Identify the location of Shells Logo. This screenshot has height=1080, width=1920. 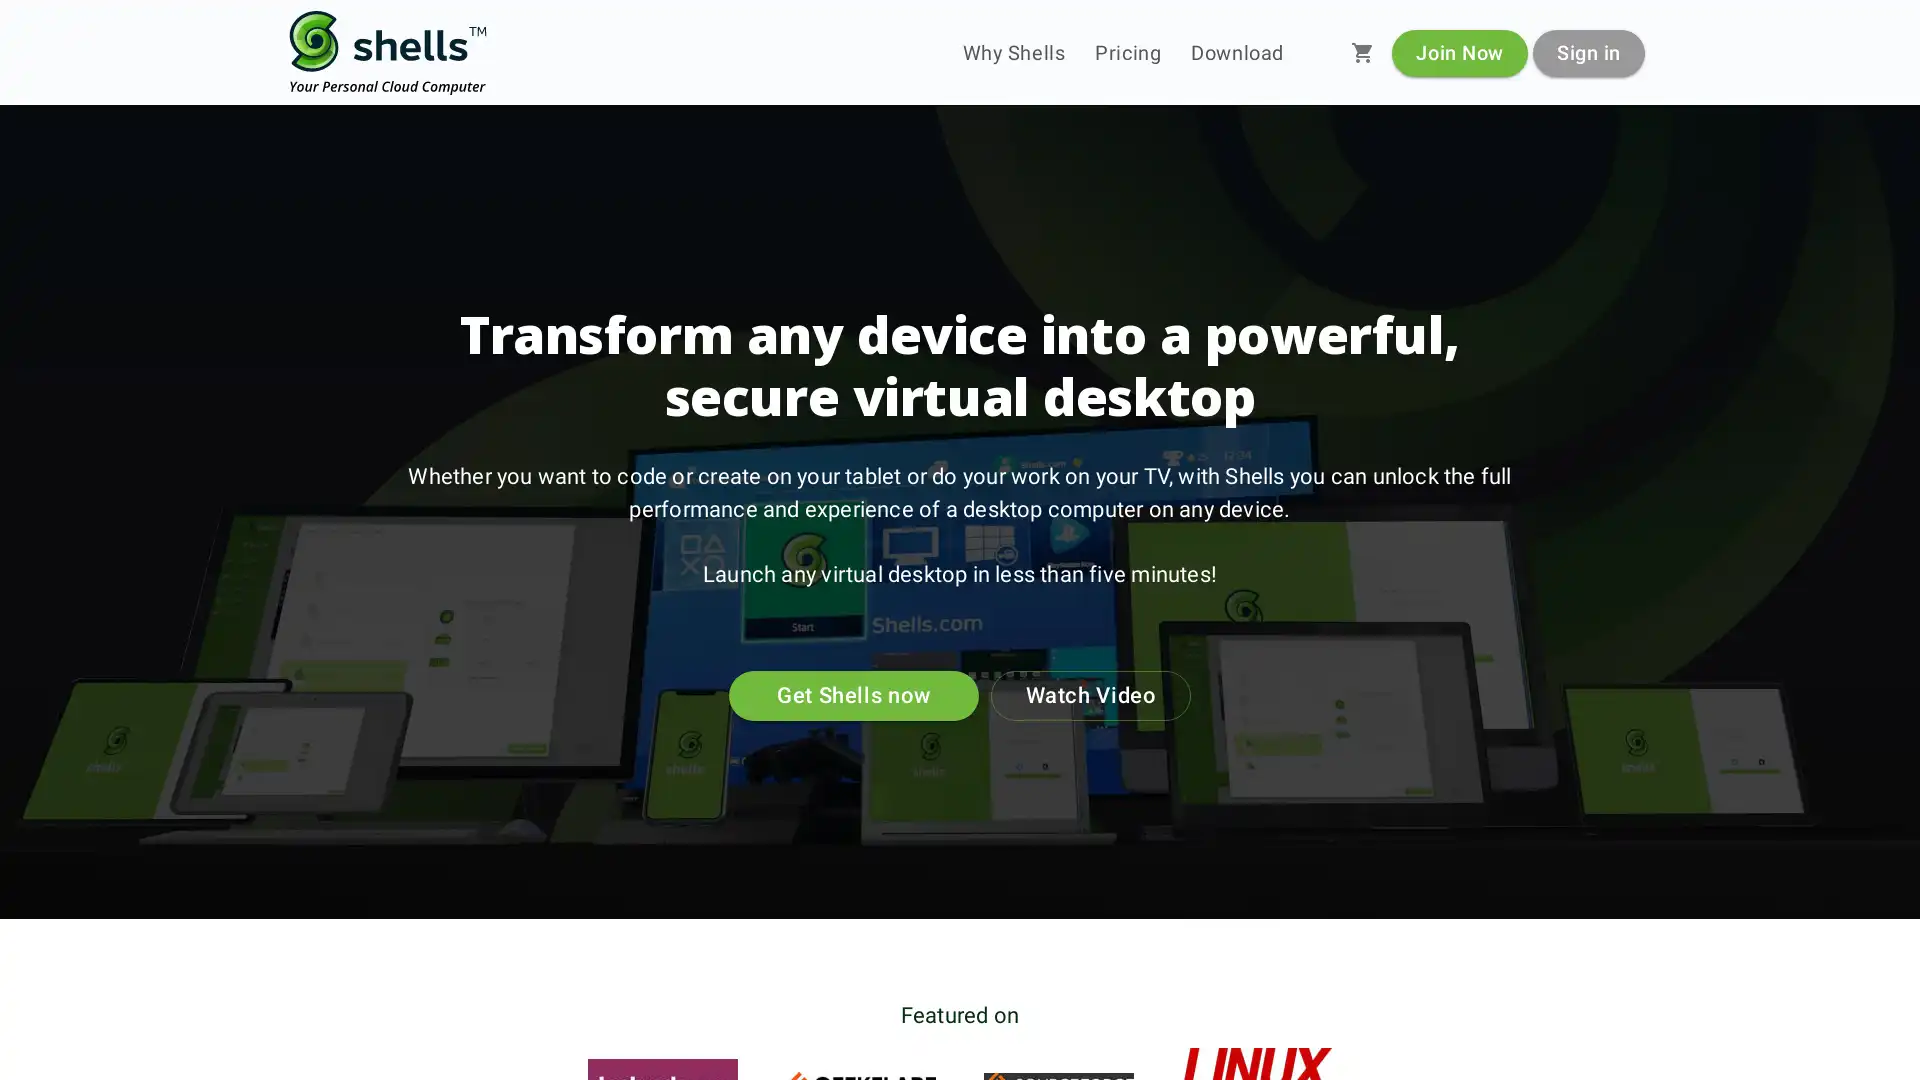
(388, 52).